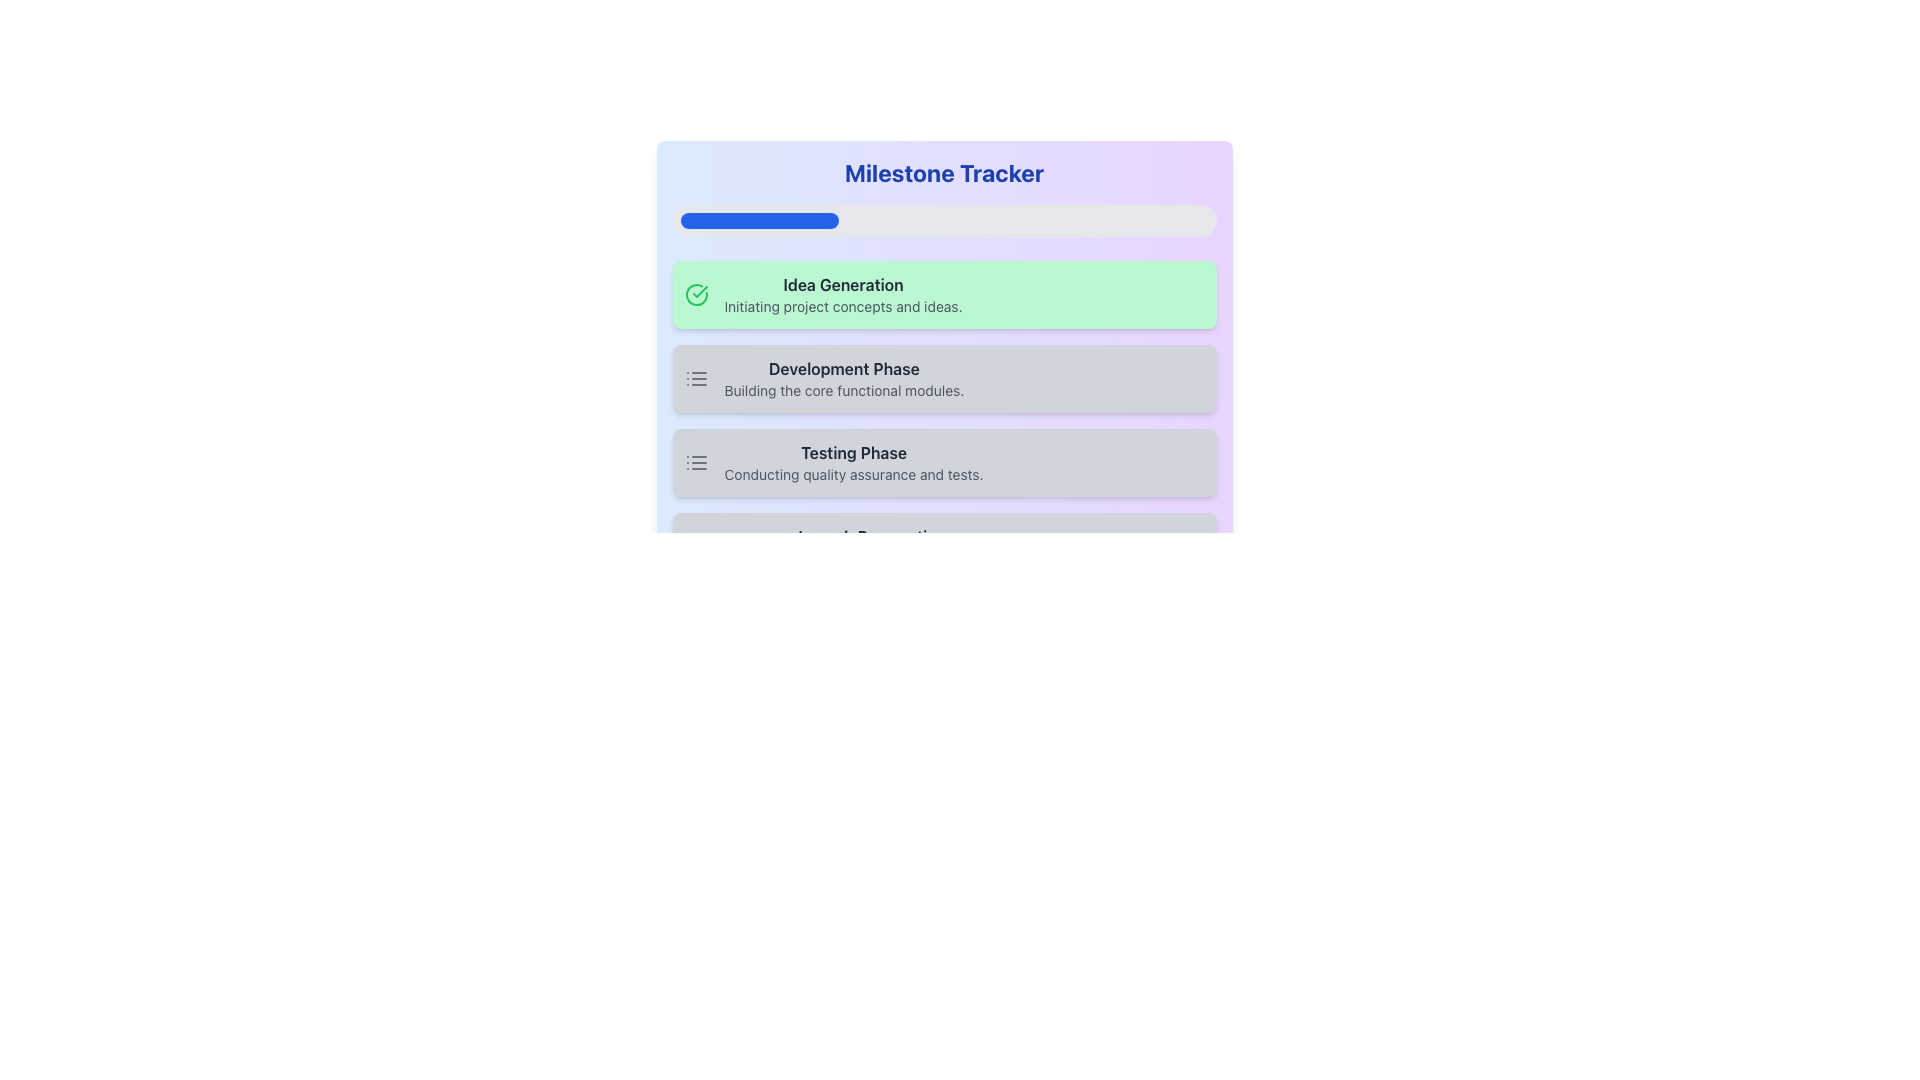 The image size is (1920, 1080). Describe the element at coordinates (854, 474) in the screenshot. I see `the static text element that describes the 'Testing Phase' milestone, positioned below the 'Testing Phase' heading in the milestone tracker` at that location.